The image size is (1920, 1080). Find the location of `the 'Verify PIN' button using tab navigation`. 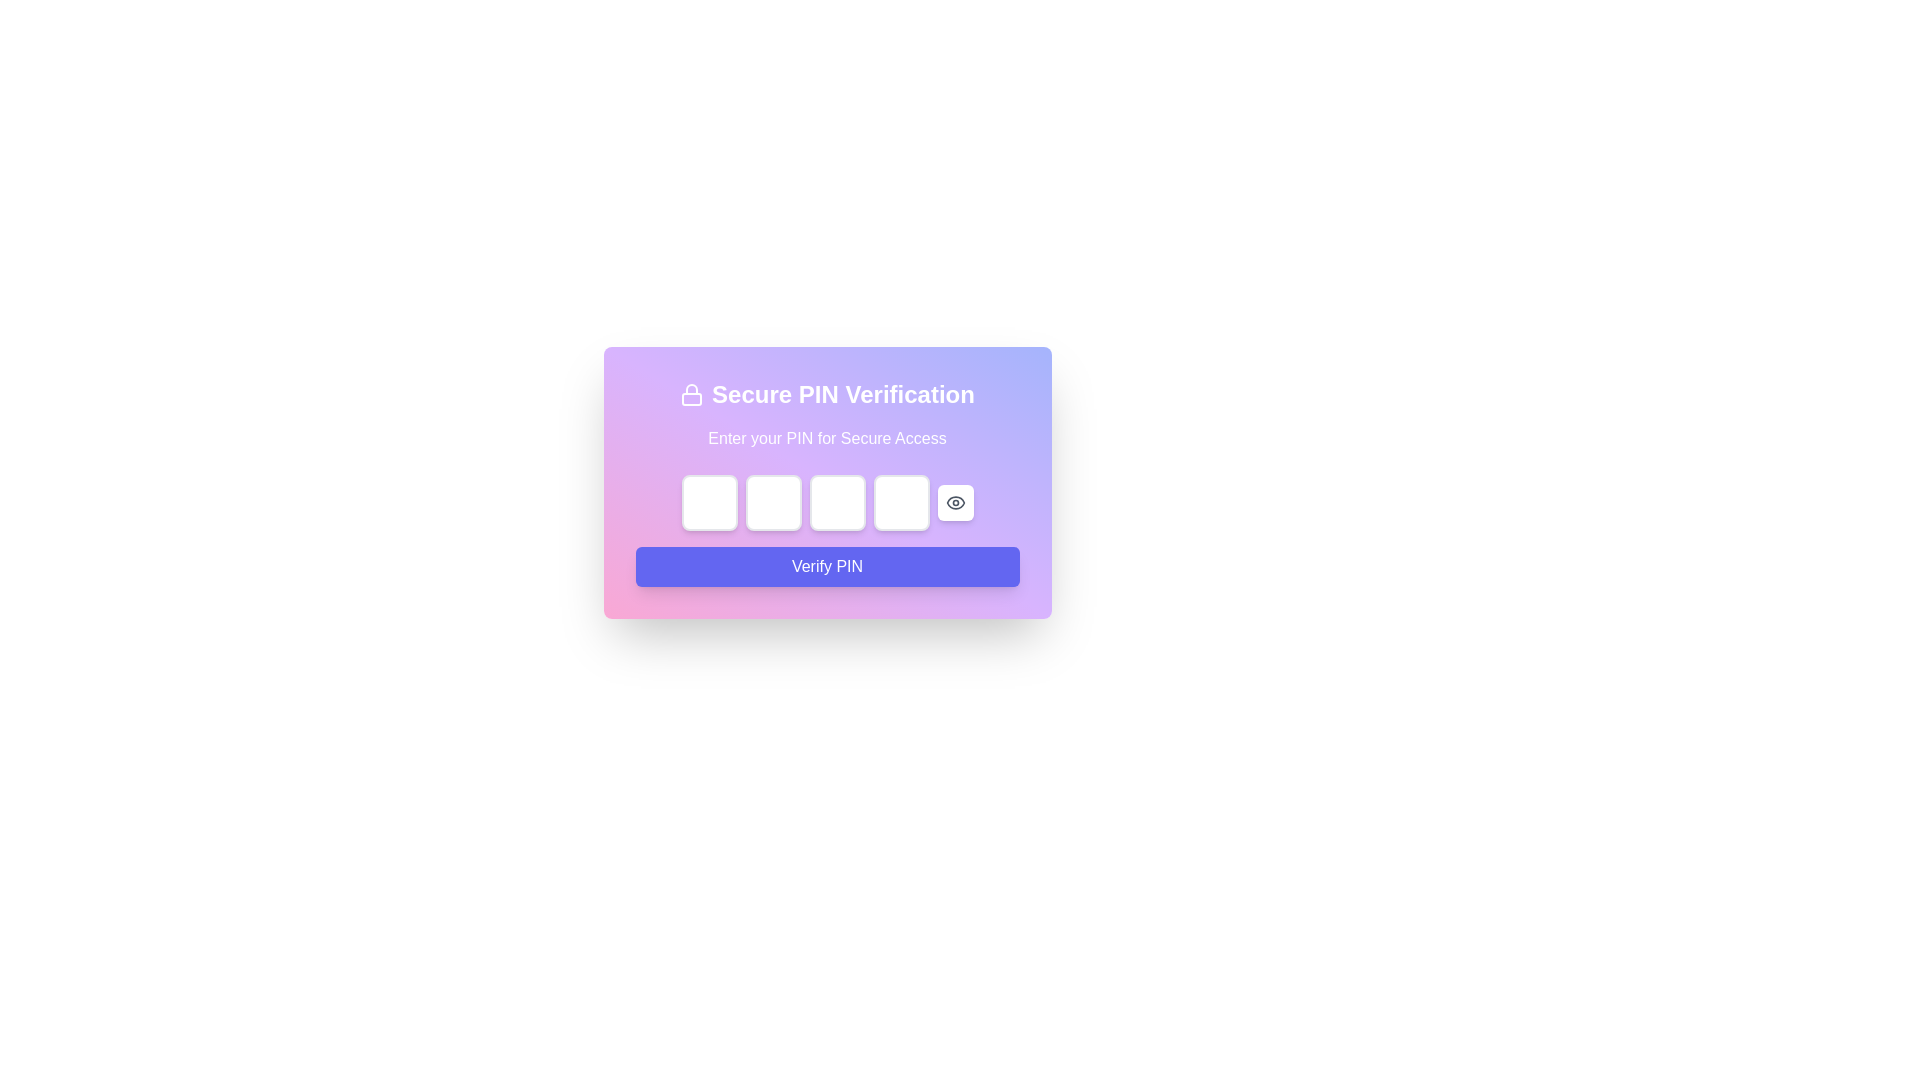

the 'Verify PIN' button using tab navigation is located at coordinates (827, 567).